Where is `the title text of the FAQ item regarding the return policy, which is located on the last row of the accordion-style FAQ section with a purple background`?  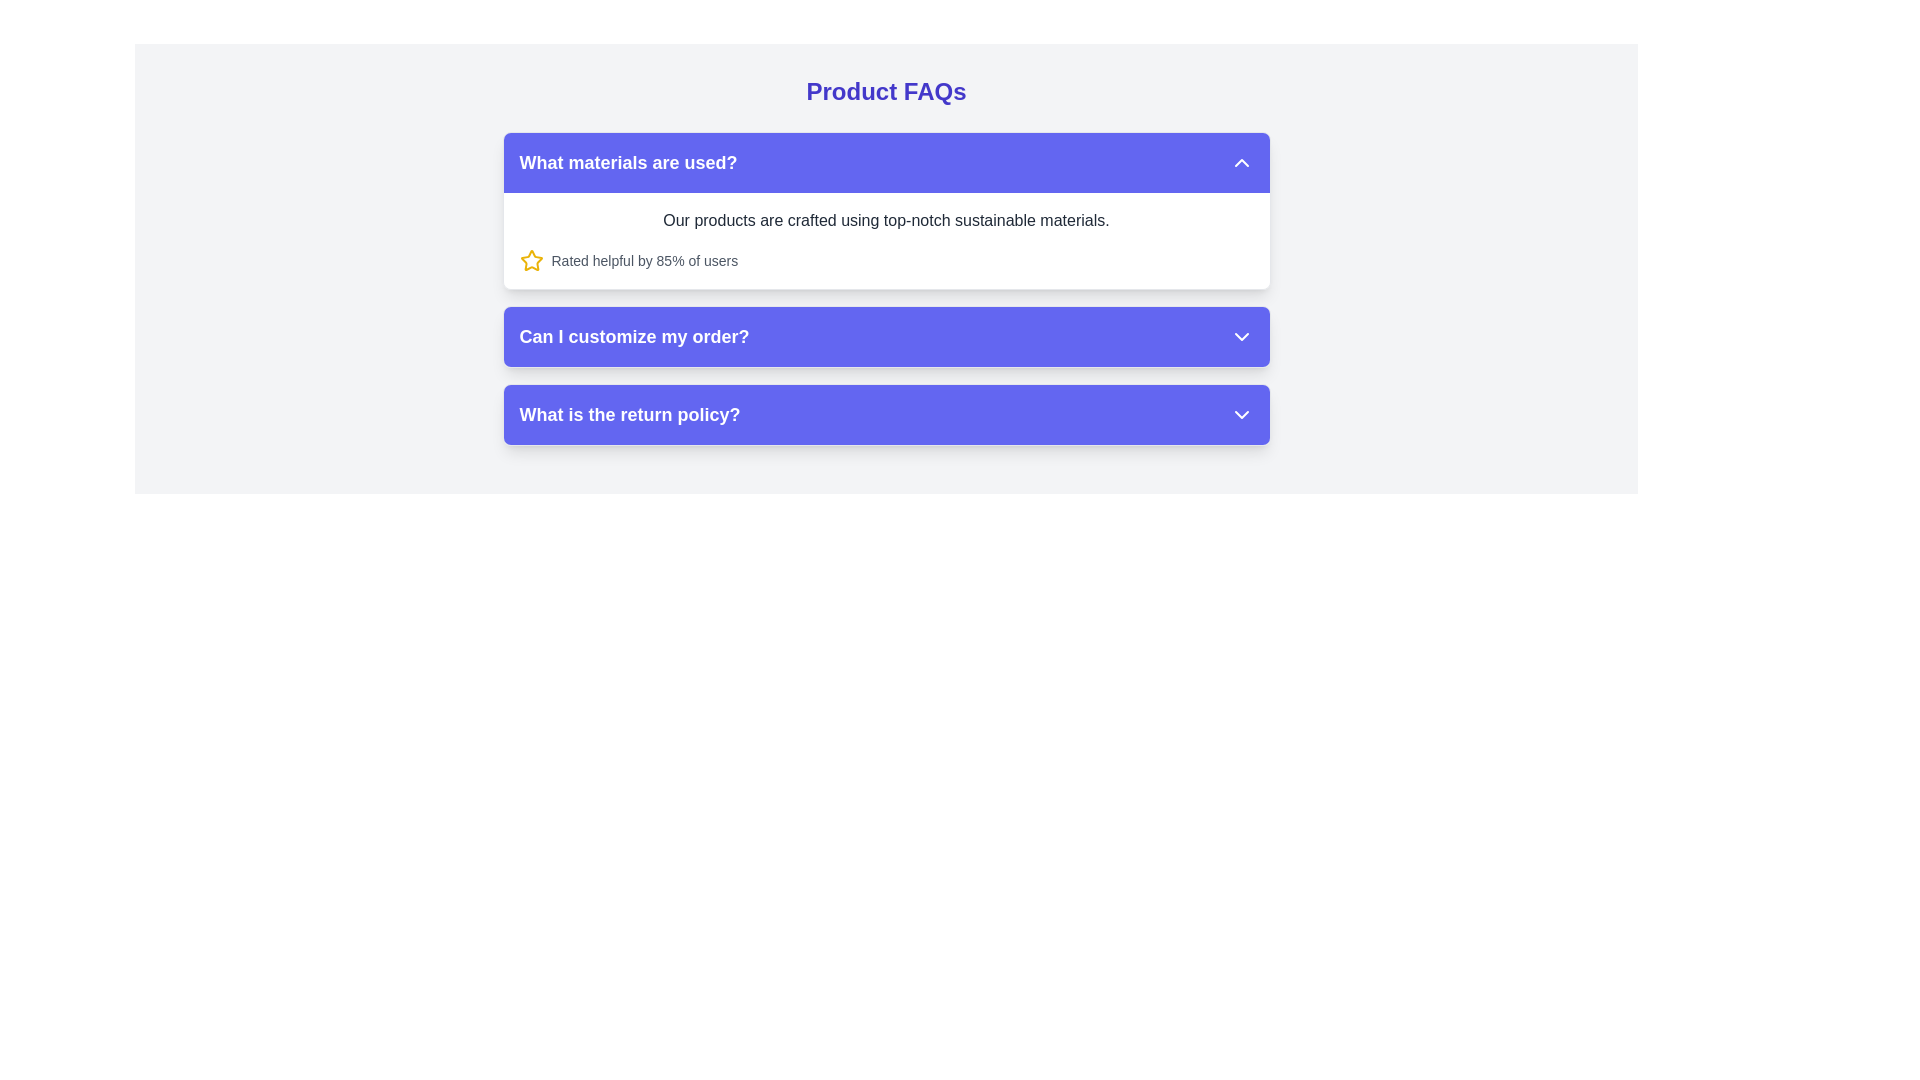
the title text of the FAQ item regarding the return policy, which is located on the last row of the accordion-style FAQ section with a purple background is located at coordinates (628, 414).